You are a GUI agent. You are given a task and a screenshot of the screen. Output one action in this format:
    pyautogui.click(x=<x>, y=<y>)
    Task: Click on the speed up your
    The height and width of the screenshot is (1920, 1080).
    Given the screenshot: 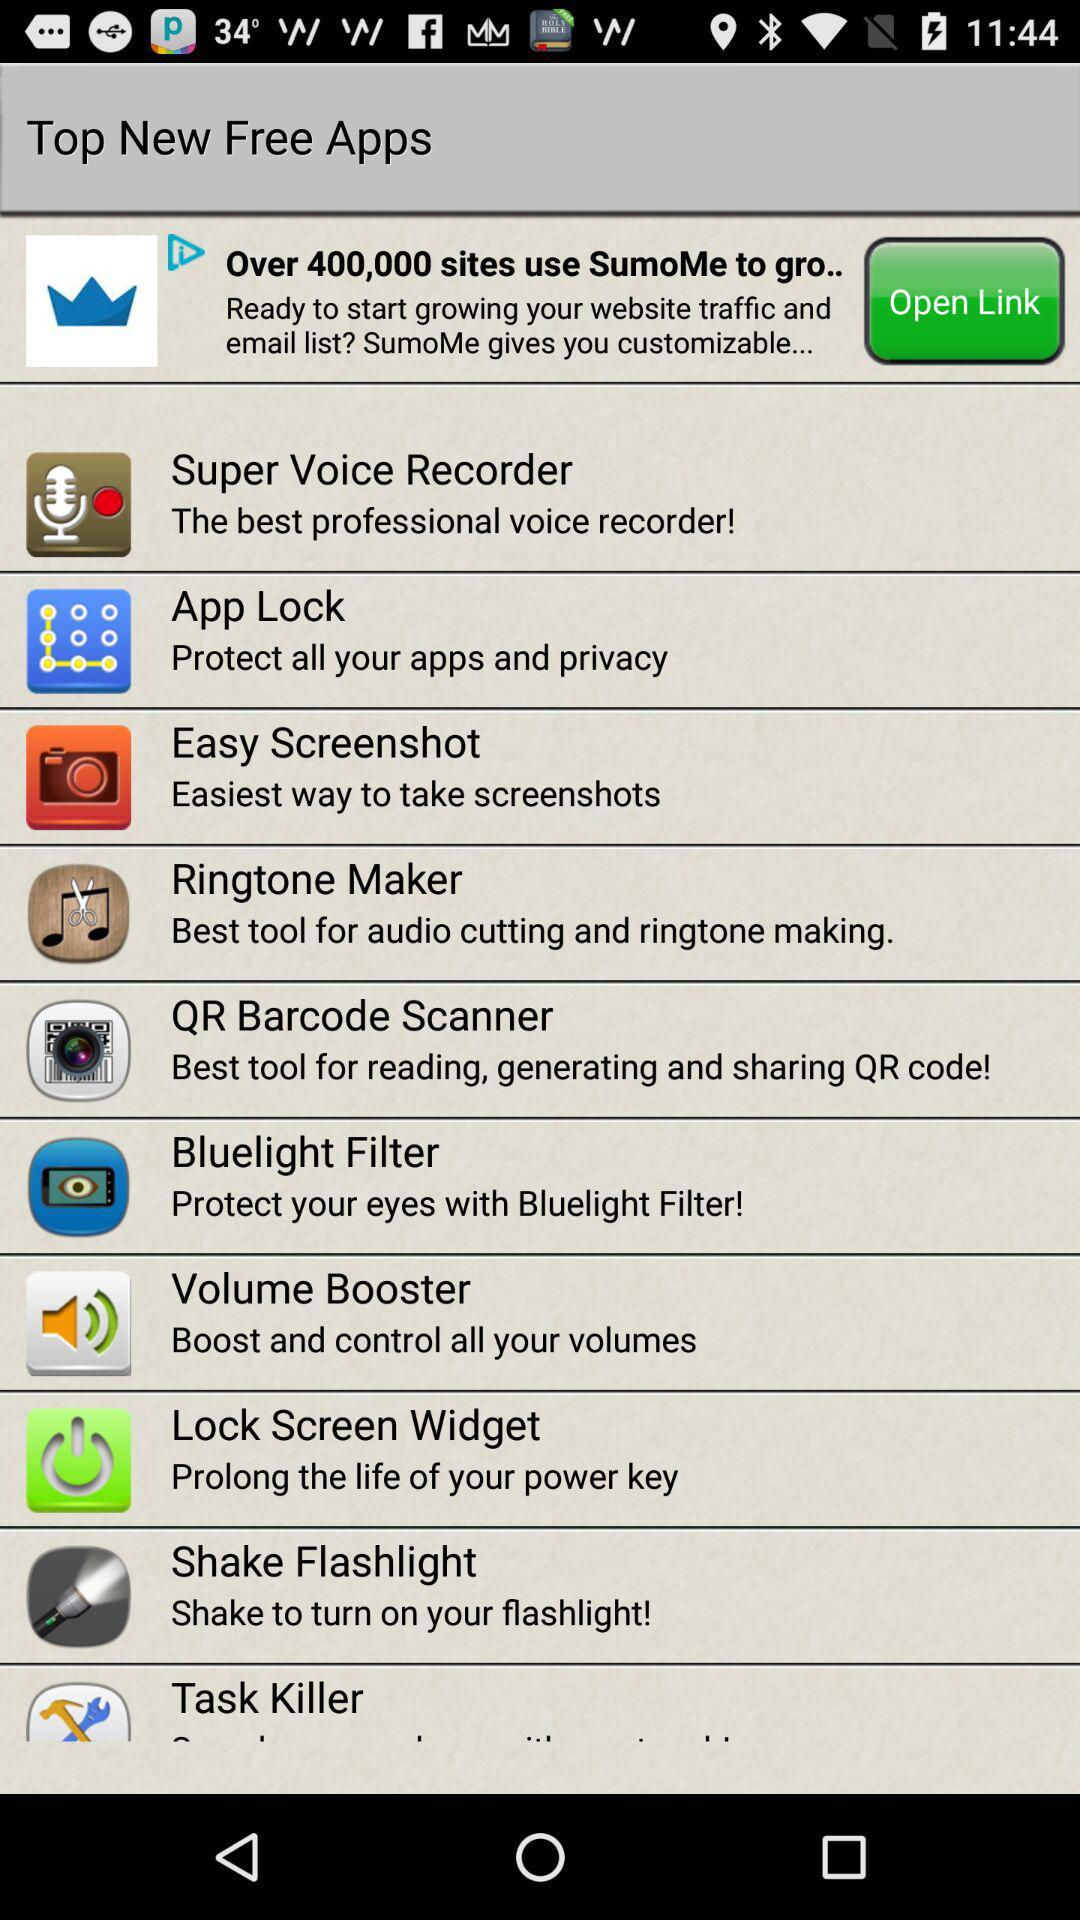 What is the action you would take?
    pyautogui.click(x=624, y=1732)
    